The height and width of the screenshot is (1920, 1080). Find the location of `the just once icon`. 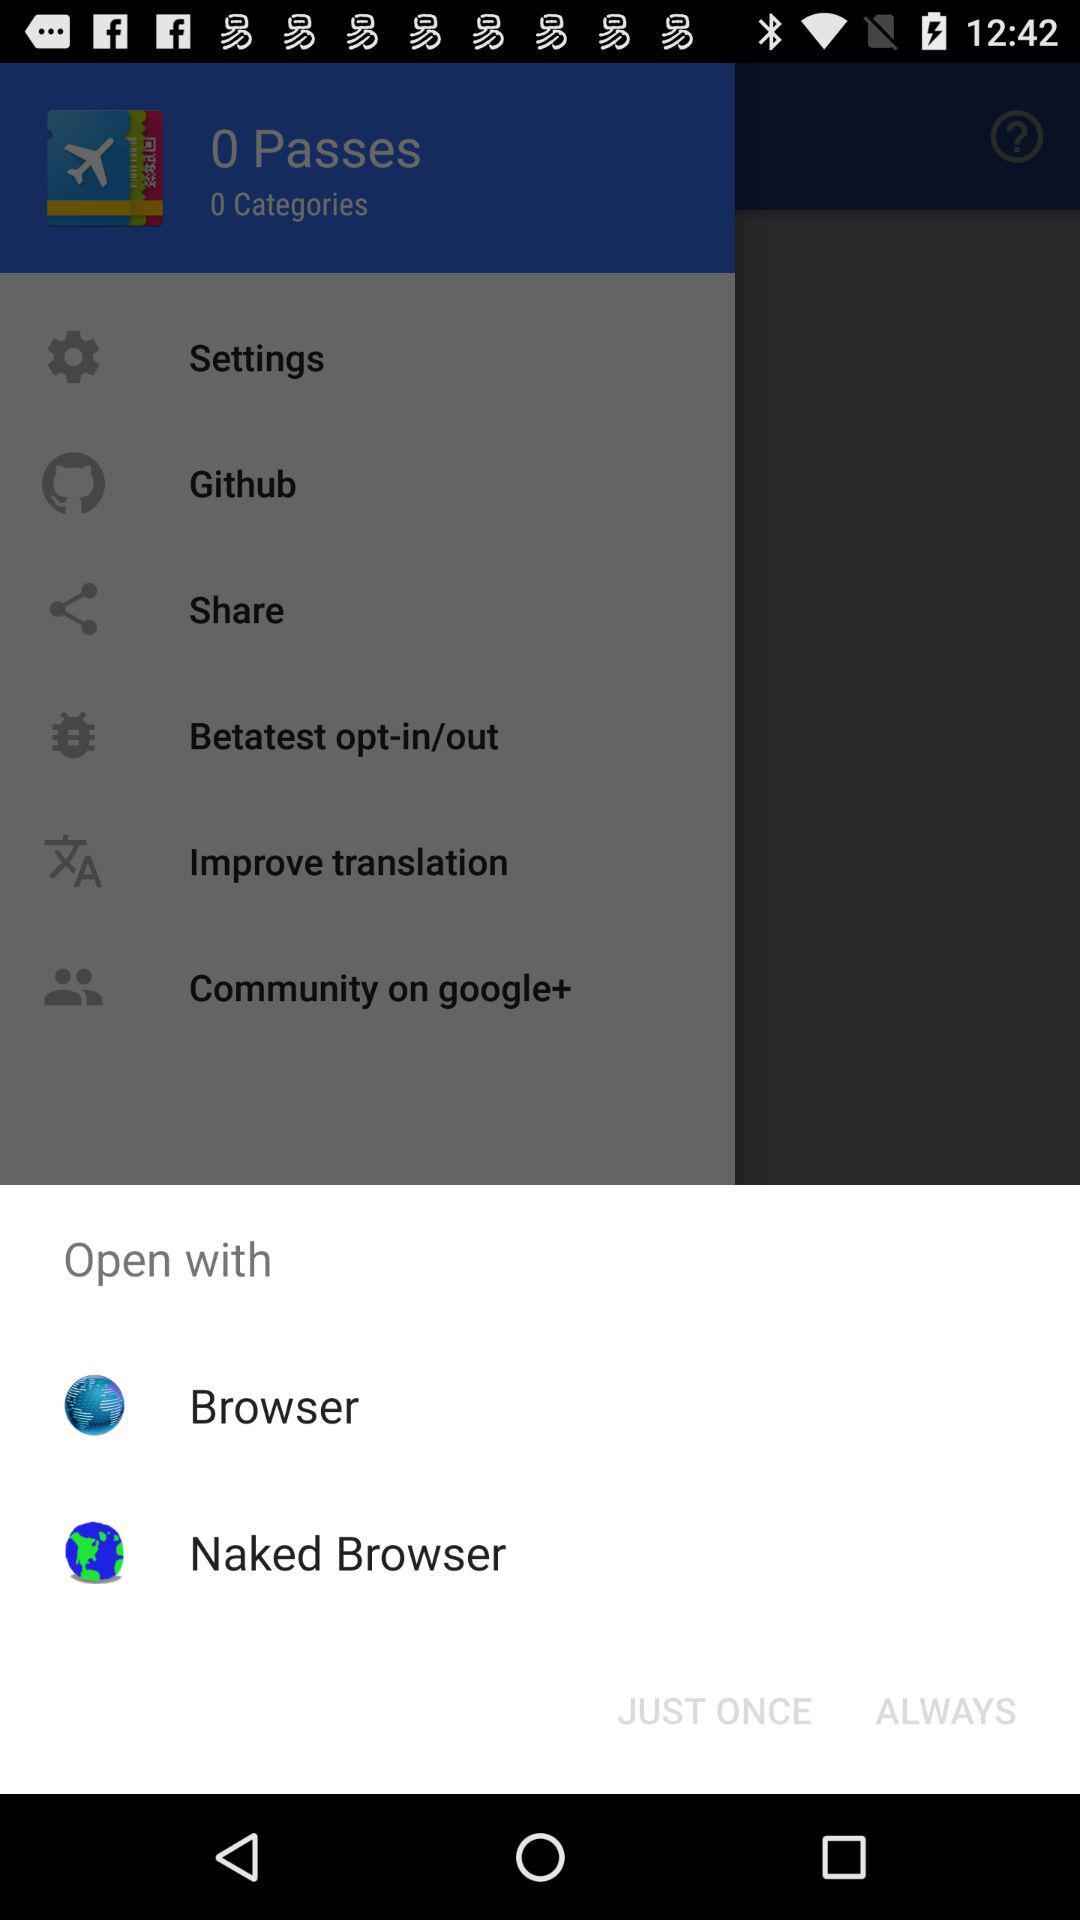

the just once icon is located at coordinates (713, 1708).